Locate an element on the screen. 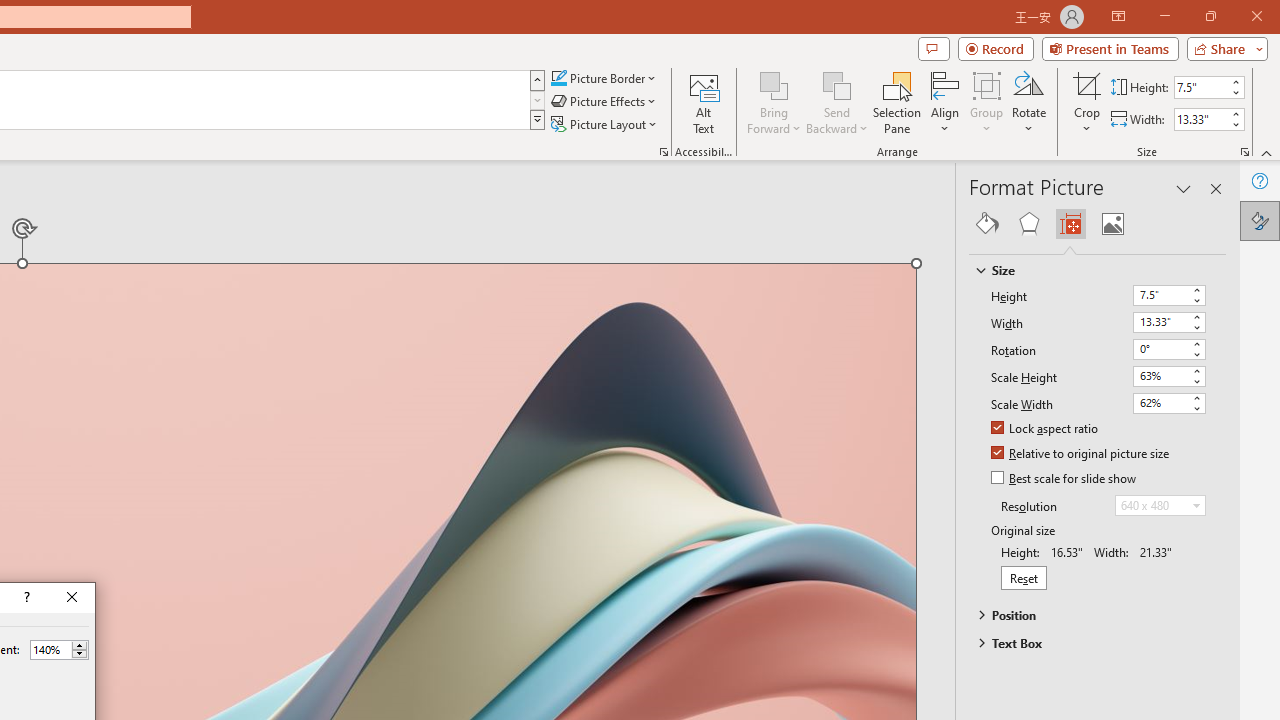  'Selection Pane...' is located at coordinates (896, 103).